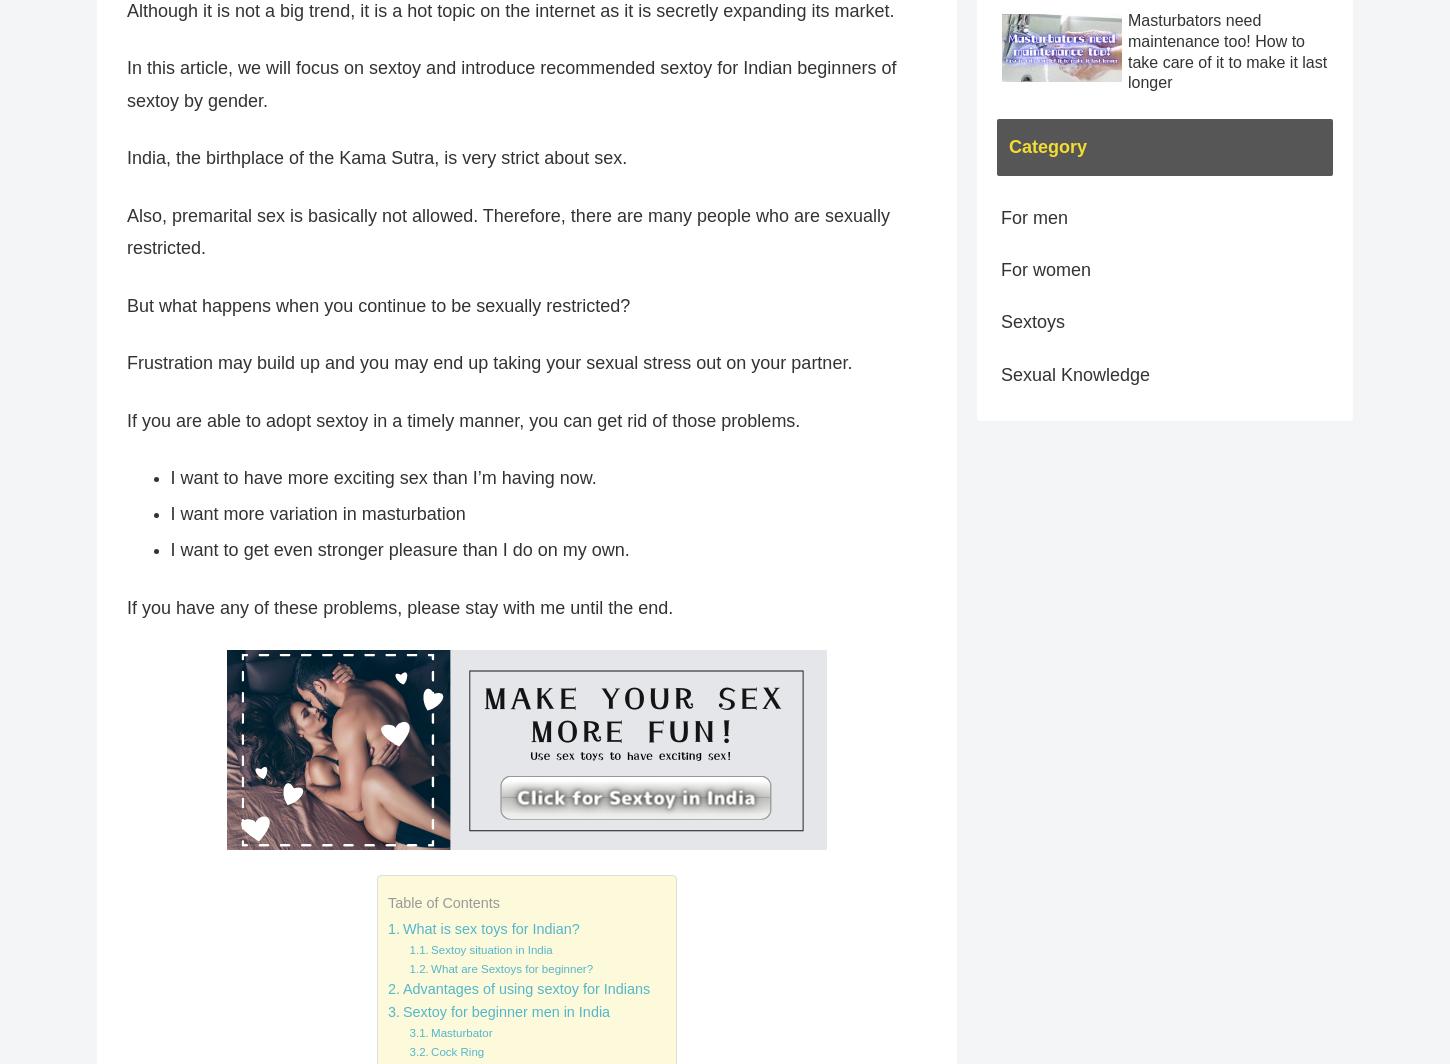  Describe the element at coordinates (456, 1051) in the screenshot. I see `'Cock Ring'` at that location.